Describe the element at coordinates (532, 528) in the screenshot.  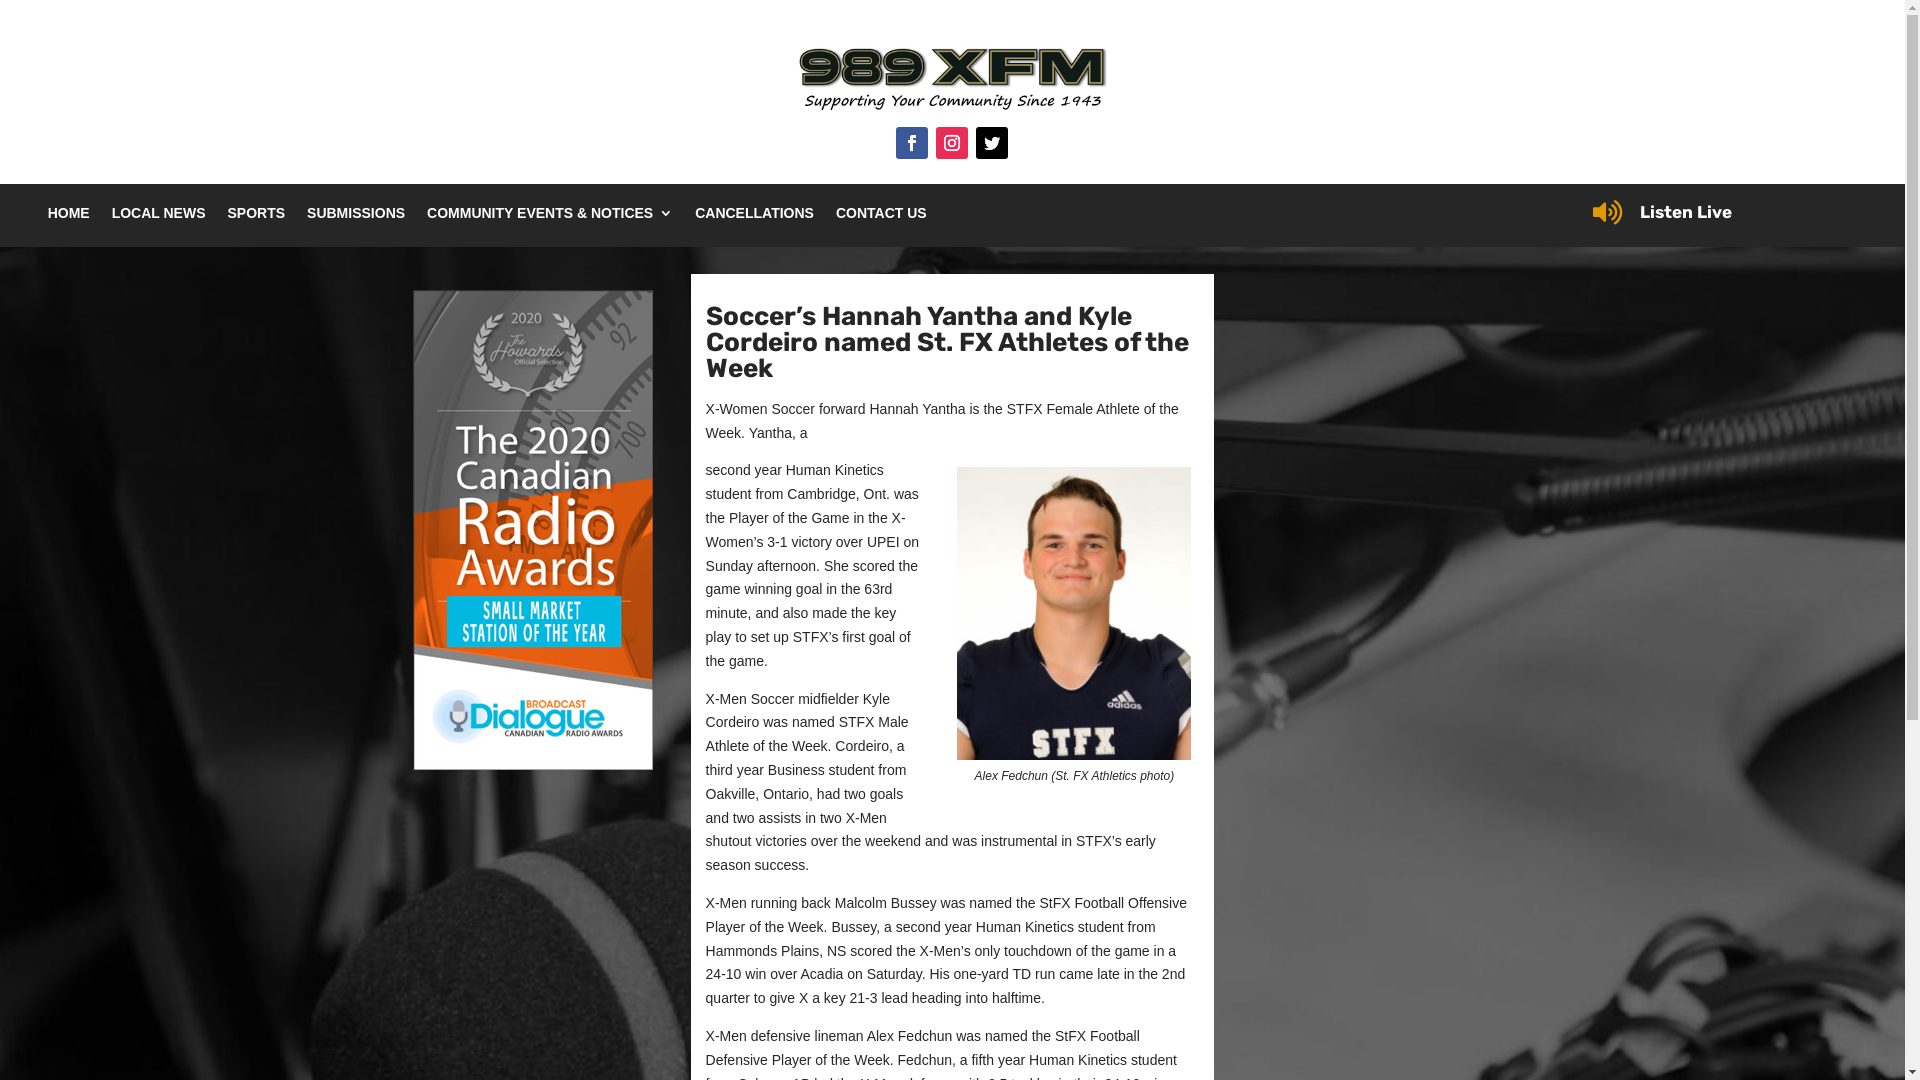
I see `'989_smallmarket-stationoftheyear2020award'` at that location.